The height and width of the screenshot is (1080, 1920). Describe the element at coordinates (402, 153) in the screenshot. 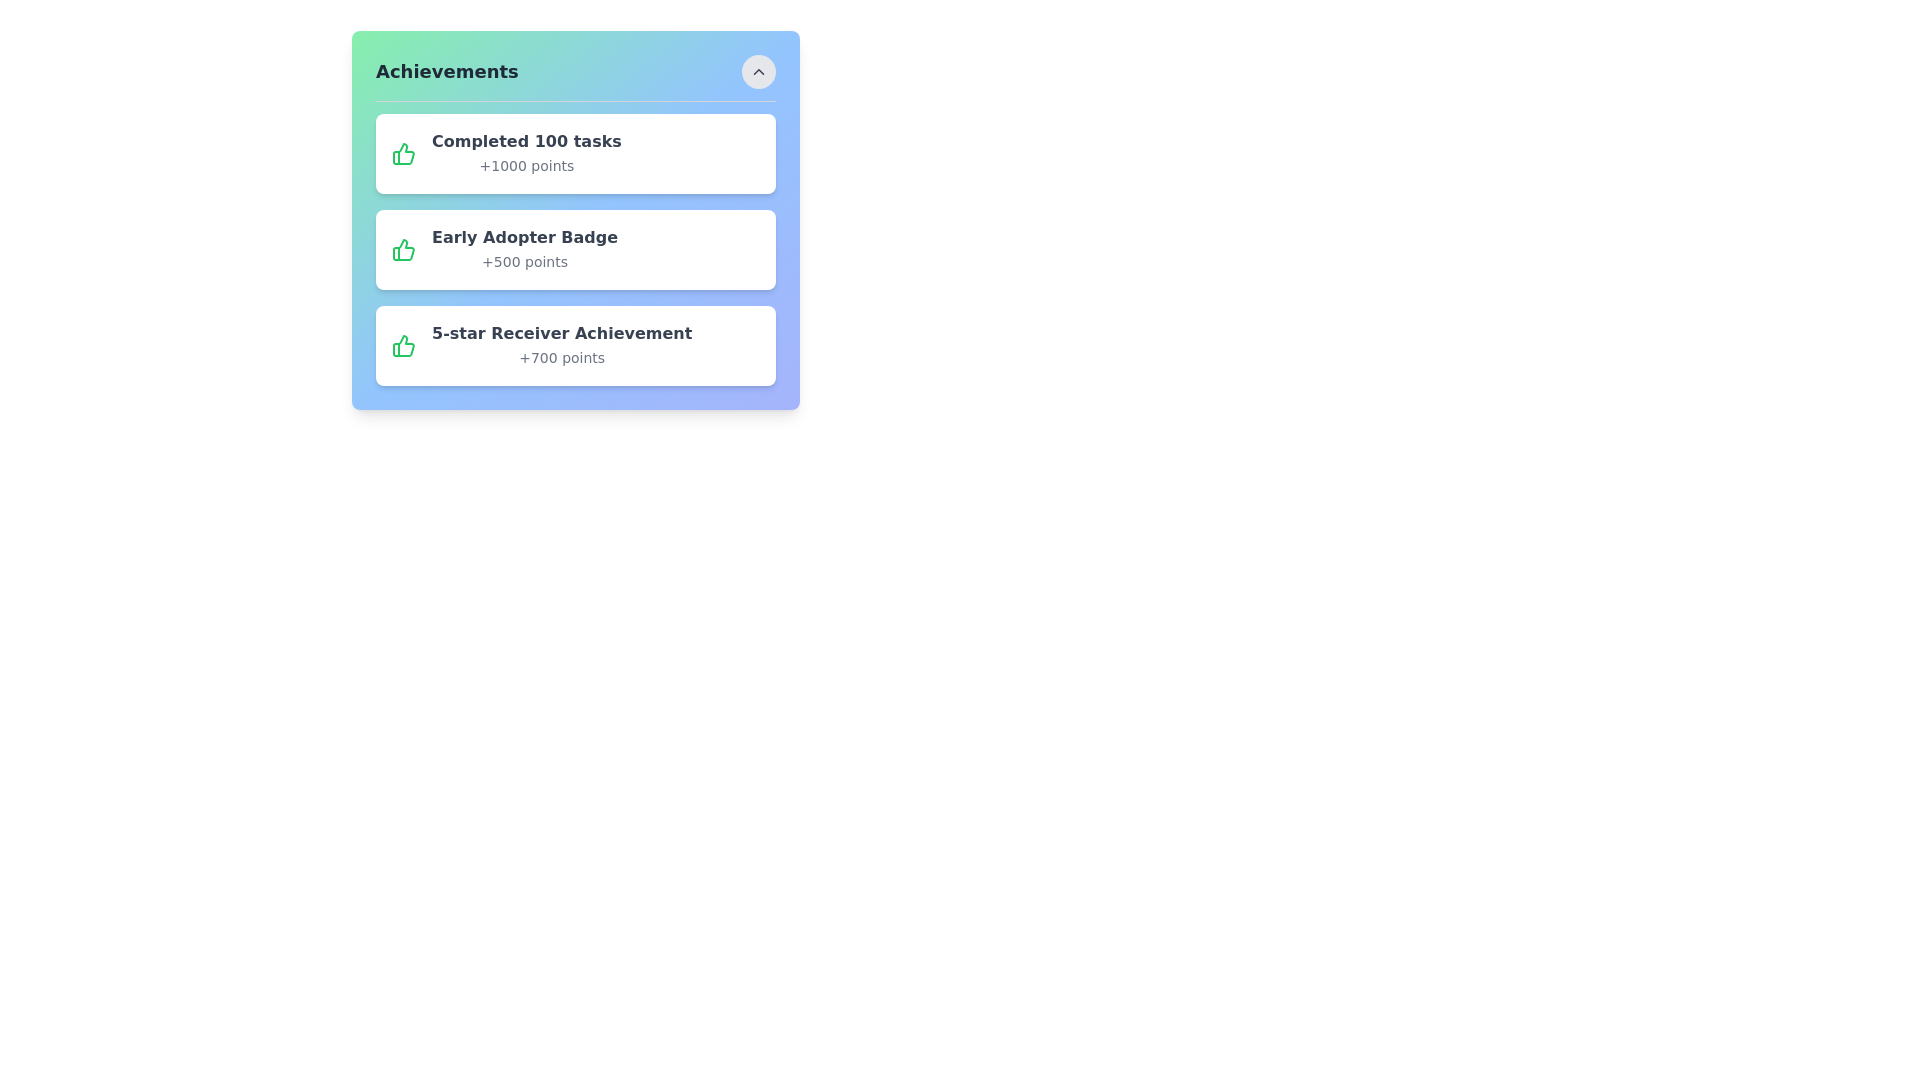

I see `the green thumbs-up icon located to the left of the text 'Completed 100 tasks' in the first achievements card` at that location.